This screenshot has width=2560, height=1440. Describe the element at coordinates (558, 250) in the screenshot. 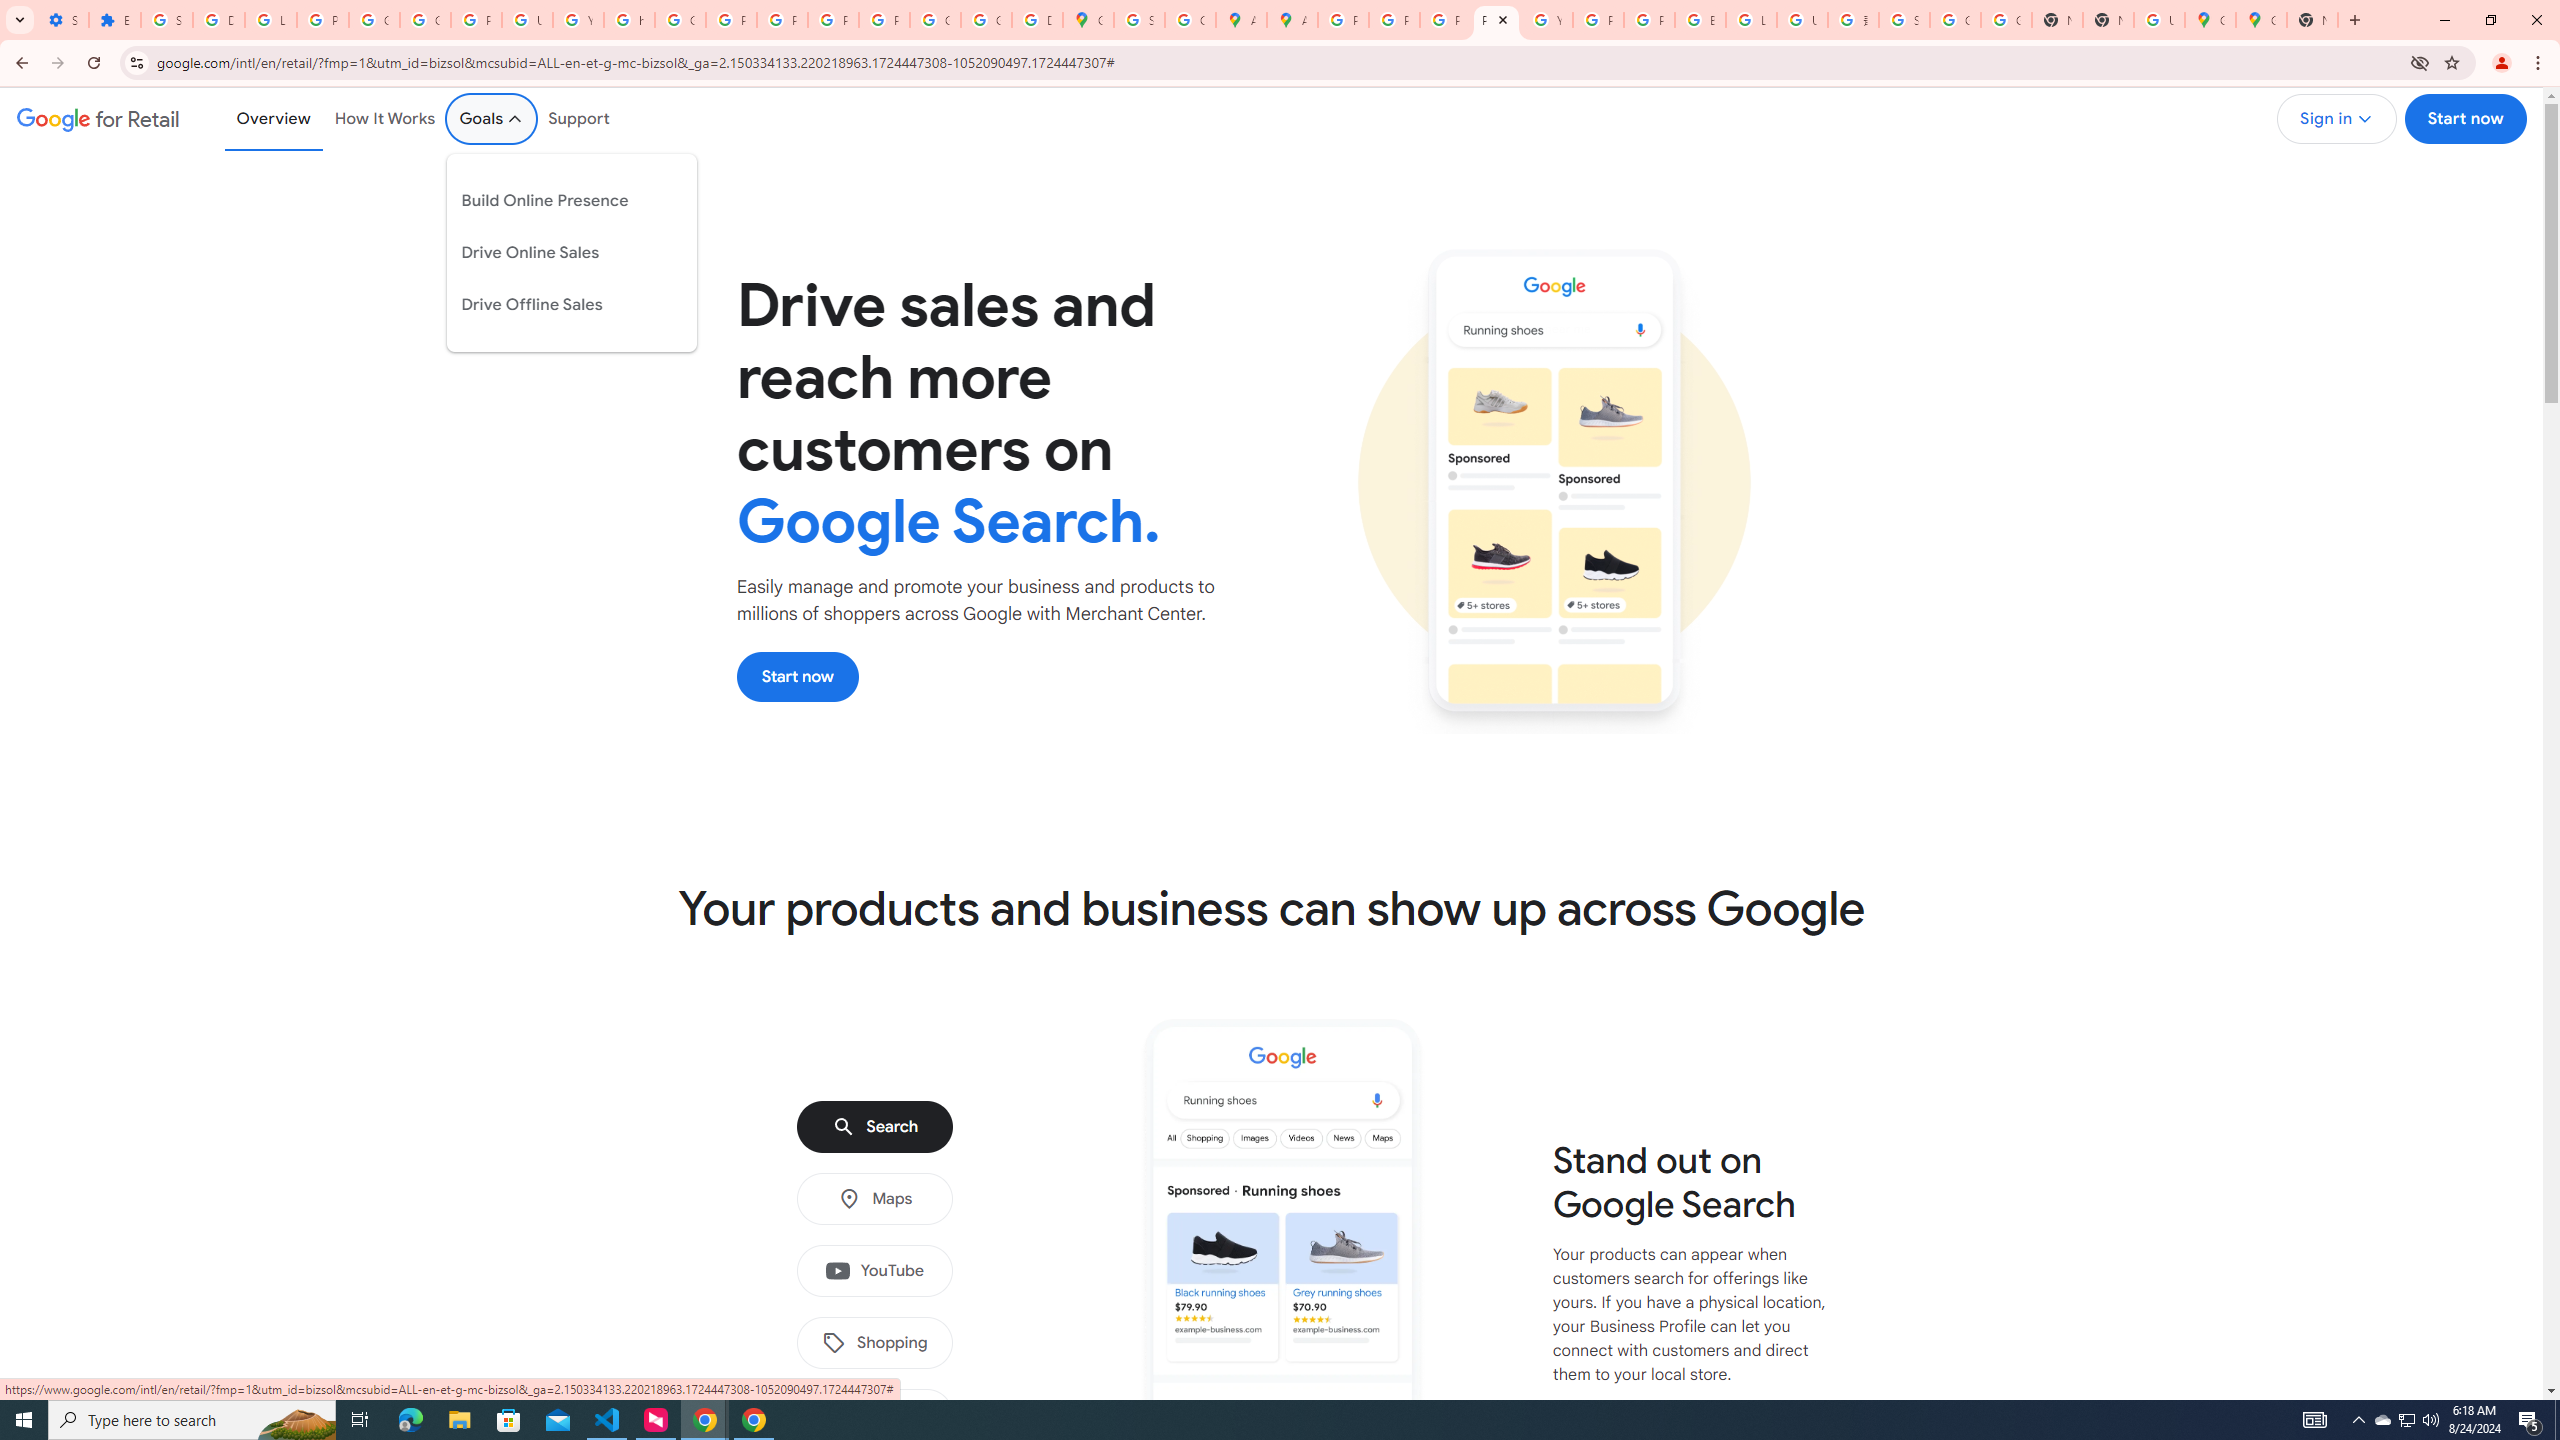

I see `'Drive Online Sales'` at that location.